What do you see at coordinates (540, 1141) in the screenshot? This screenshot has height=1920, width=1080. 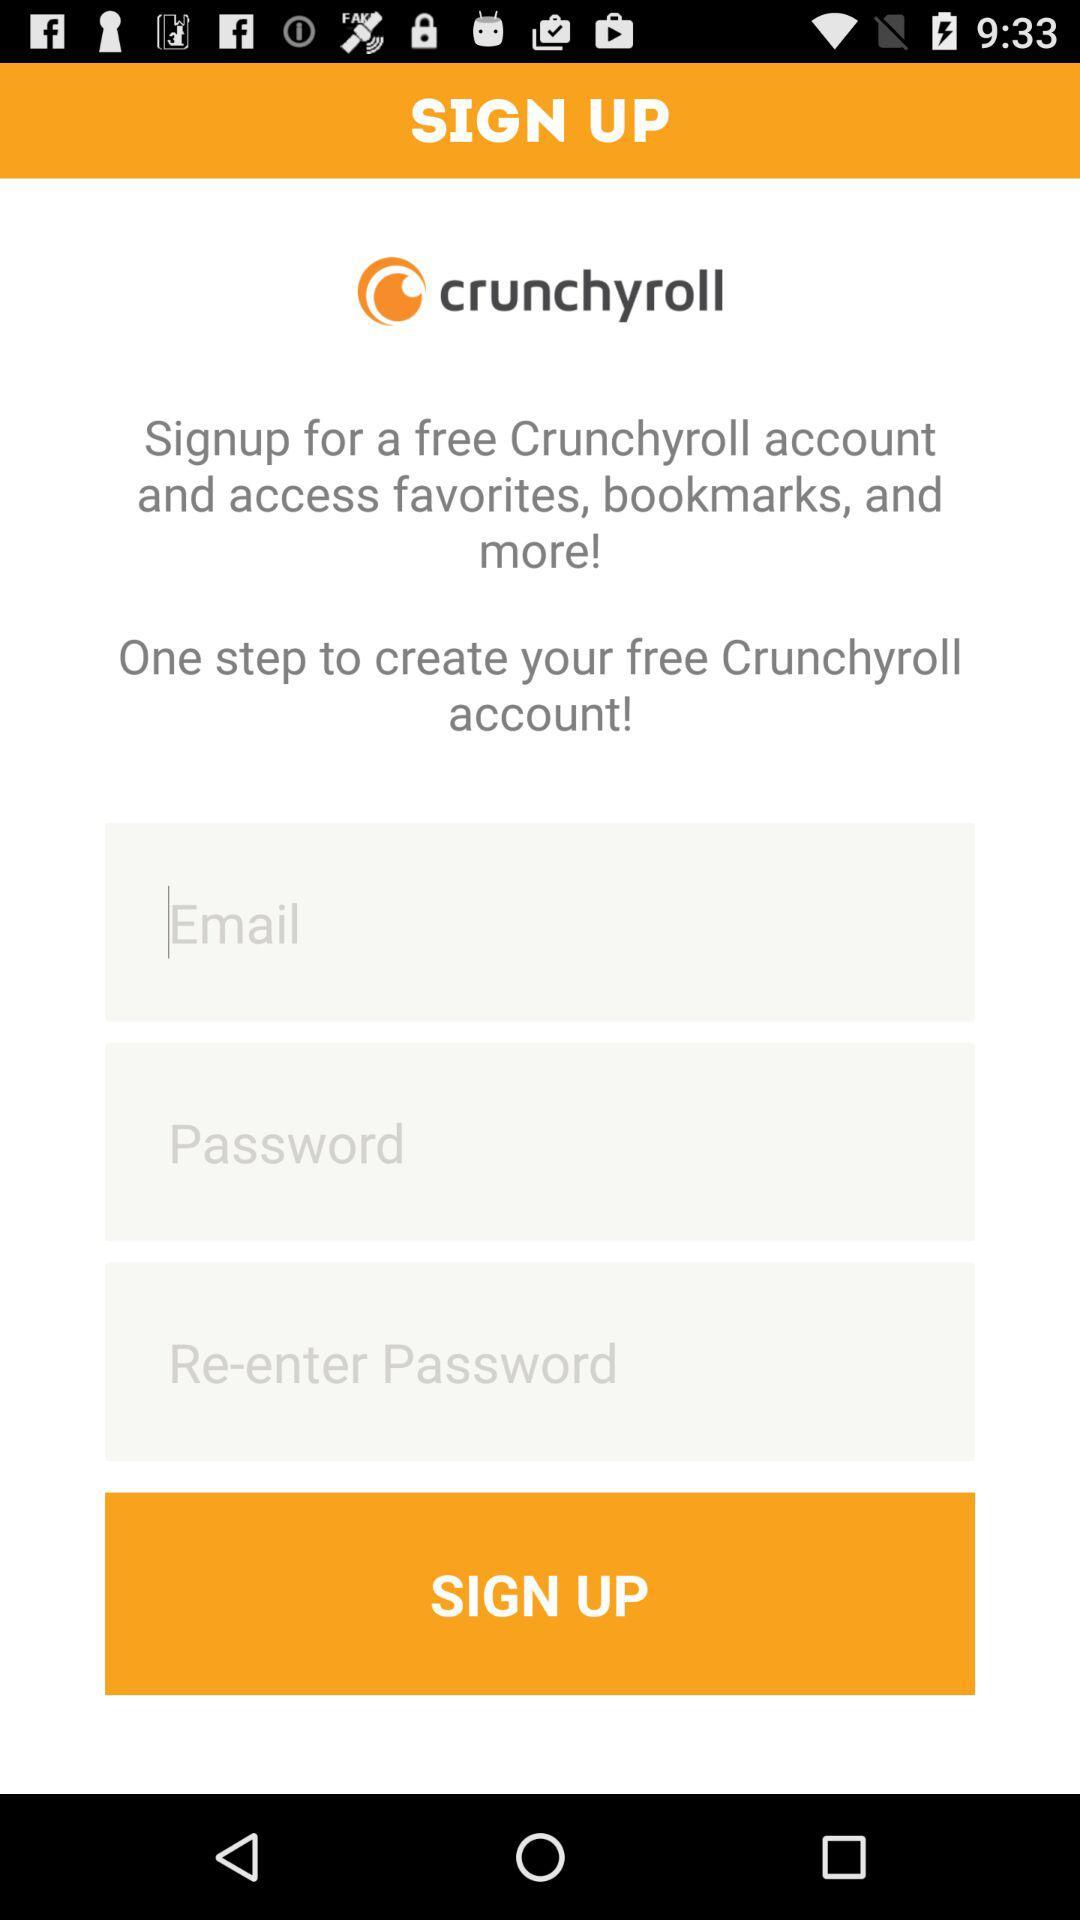 I see `type password` at bounding box center [540, 1141].